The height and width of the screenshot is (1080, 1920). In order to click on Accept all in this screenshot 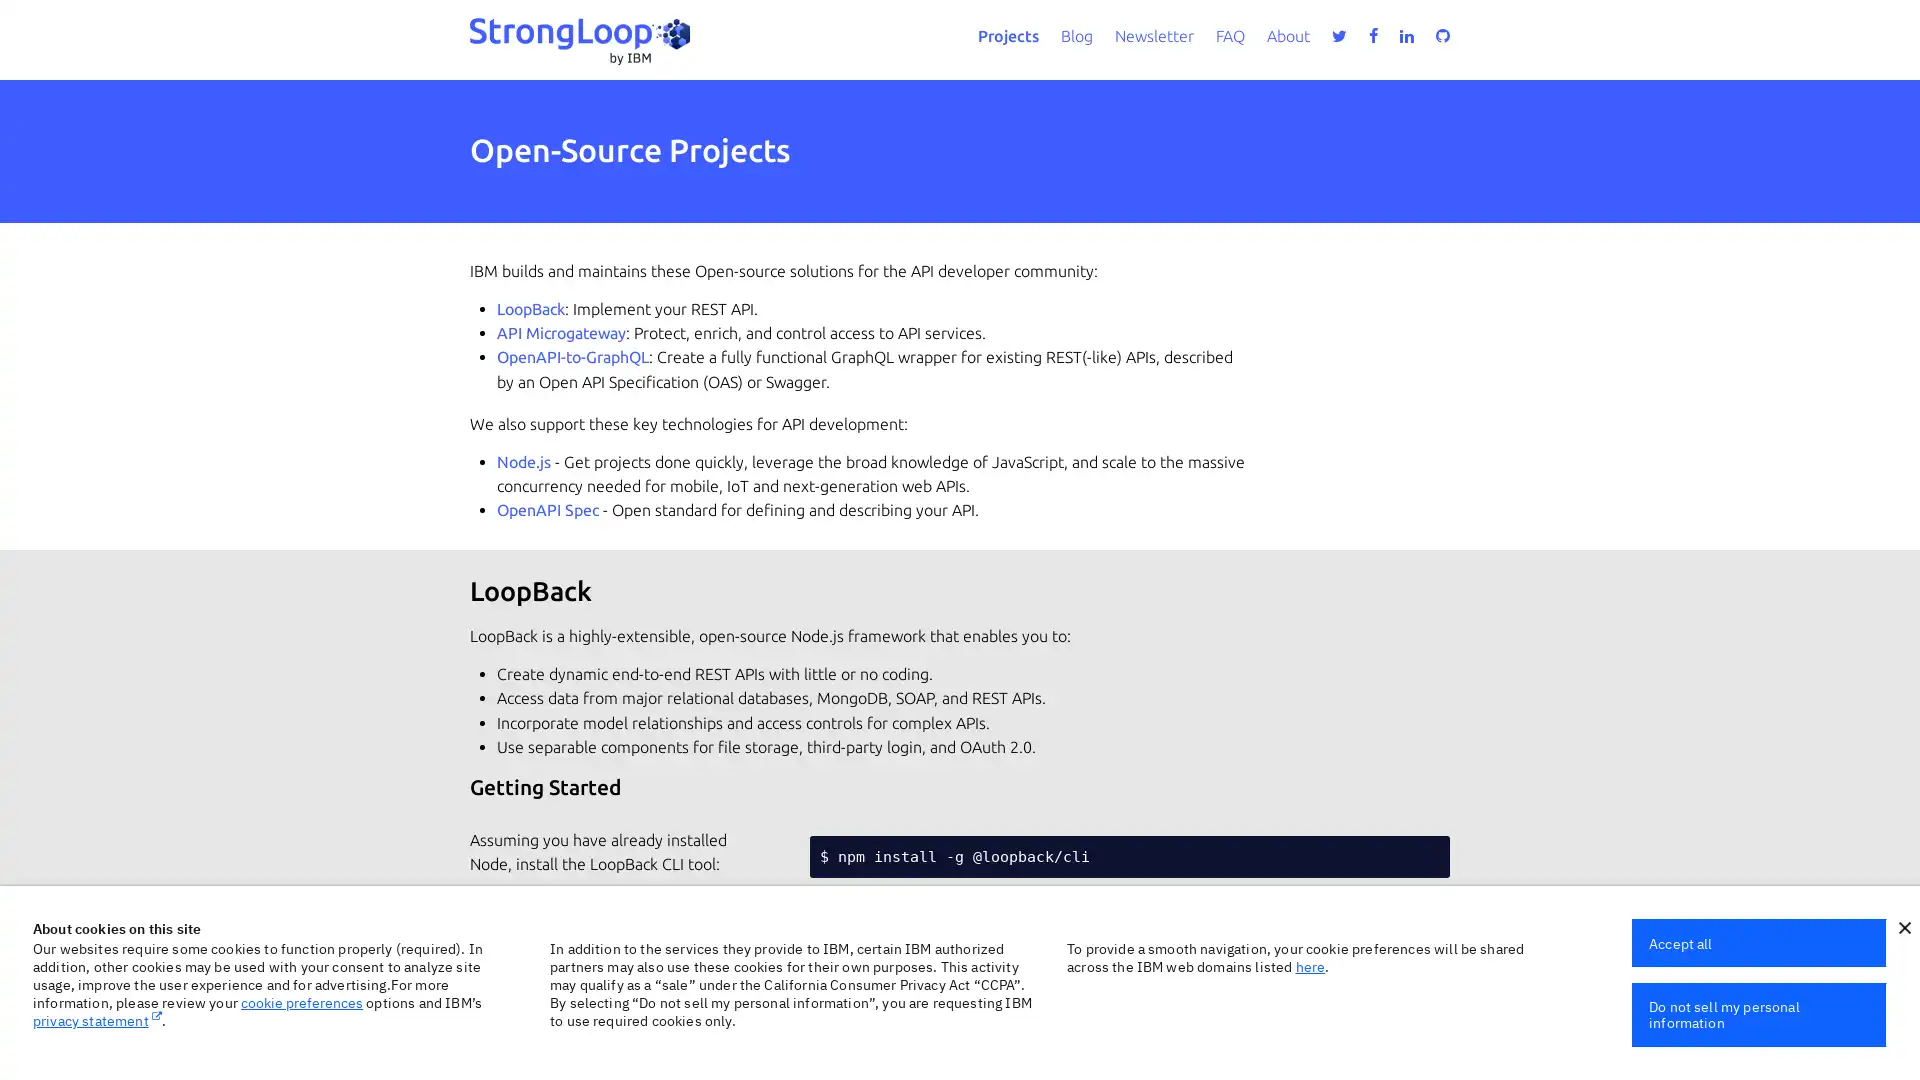, I will do `click(1758, 942)`.